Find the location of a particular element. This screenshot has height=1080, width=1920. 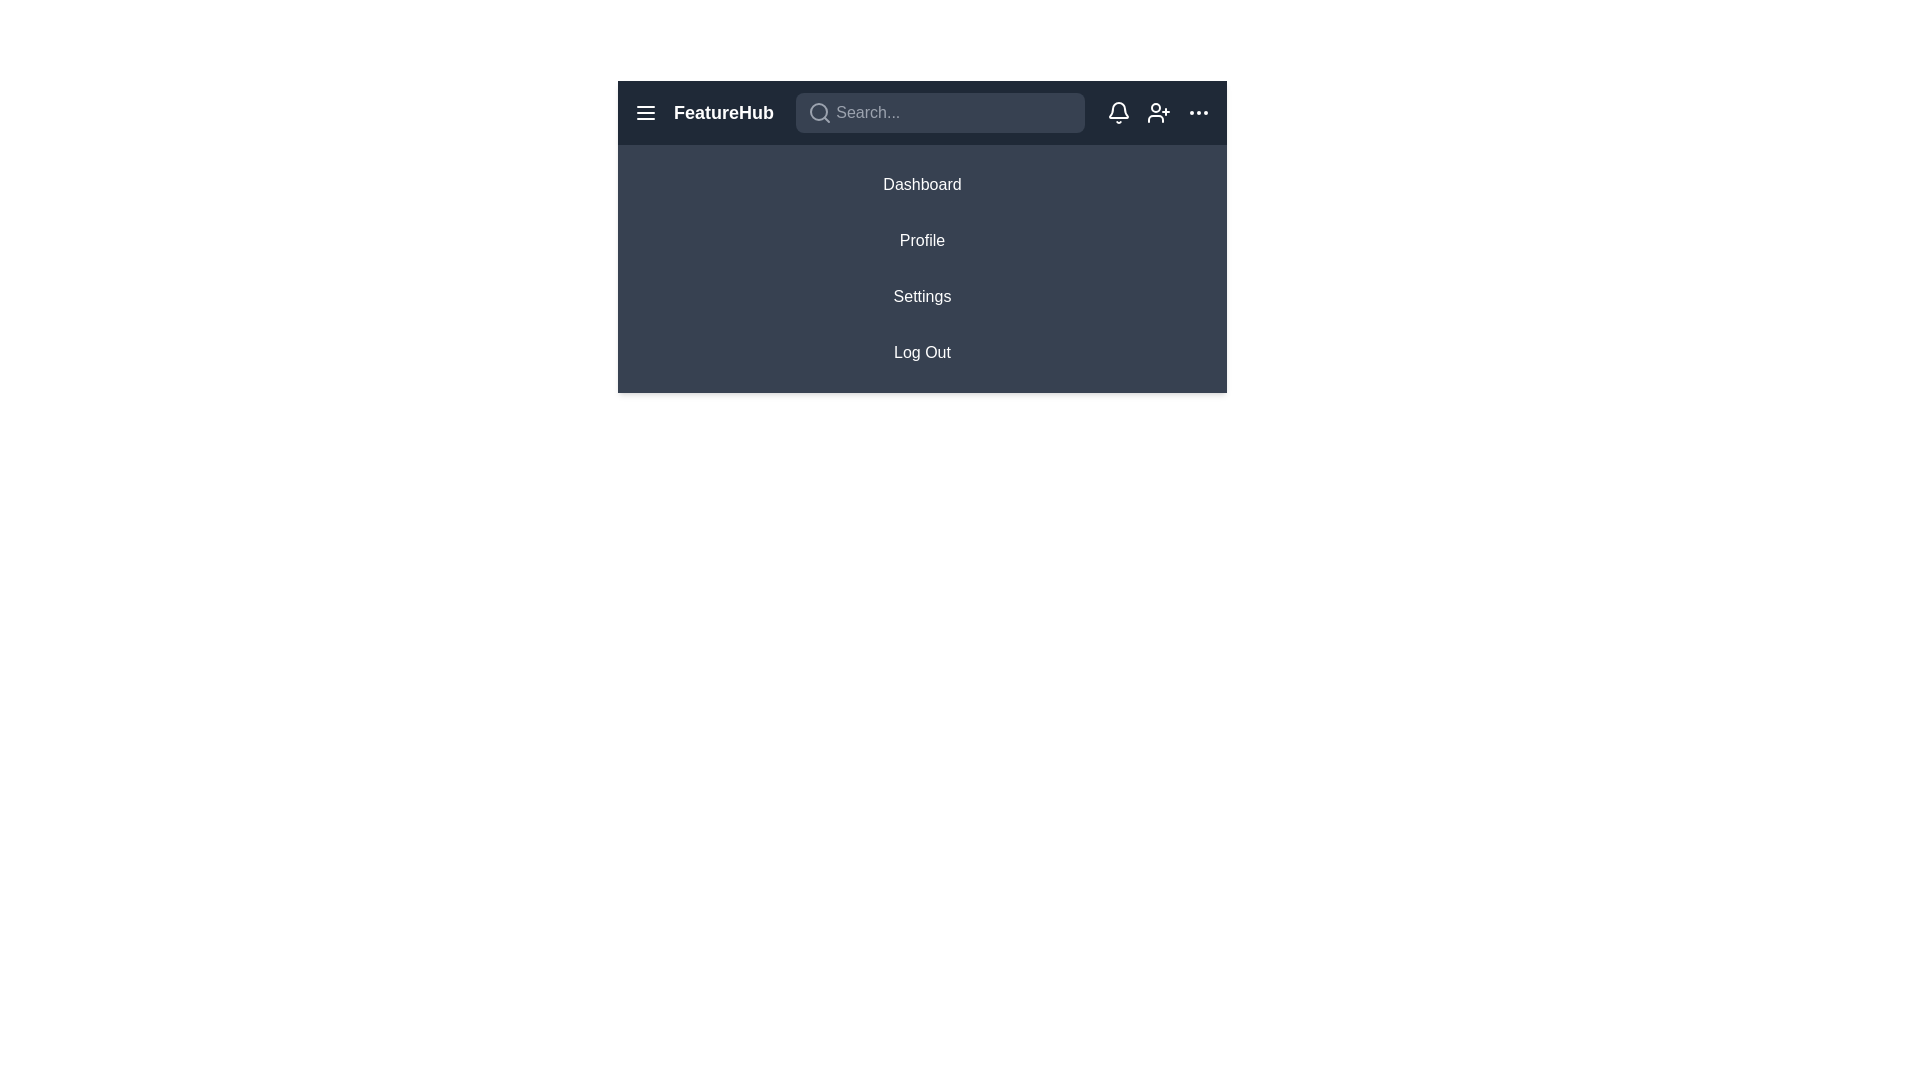

the text label or heading displaying the application's logo or name, located in the top bar, slightly to the left of the center is located at coordinates (723, 112).